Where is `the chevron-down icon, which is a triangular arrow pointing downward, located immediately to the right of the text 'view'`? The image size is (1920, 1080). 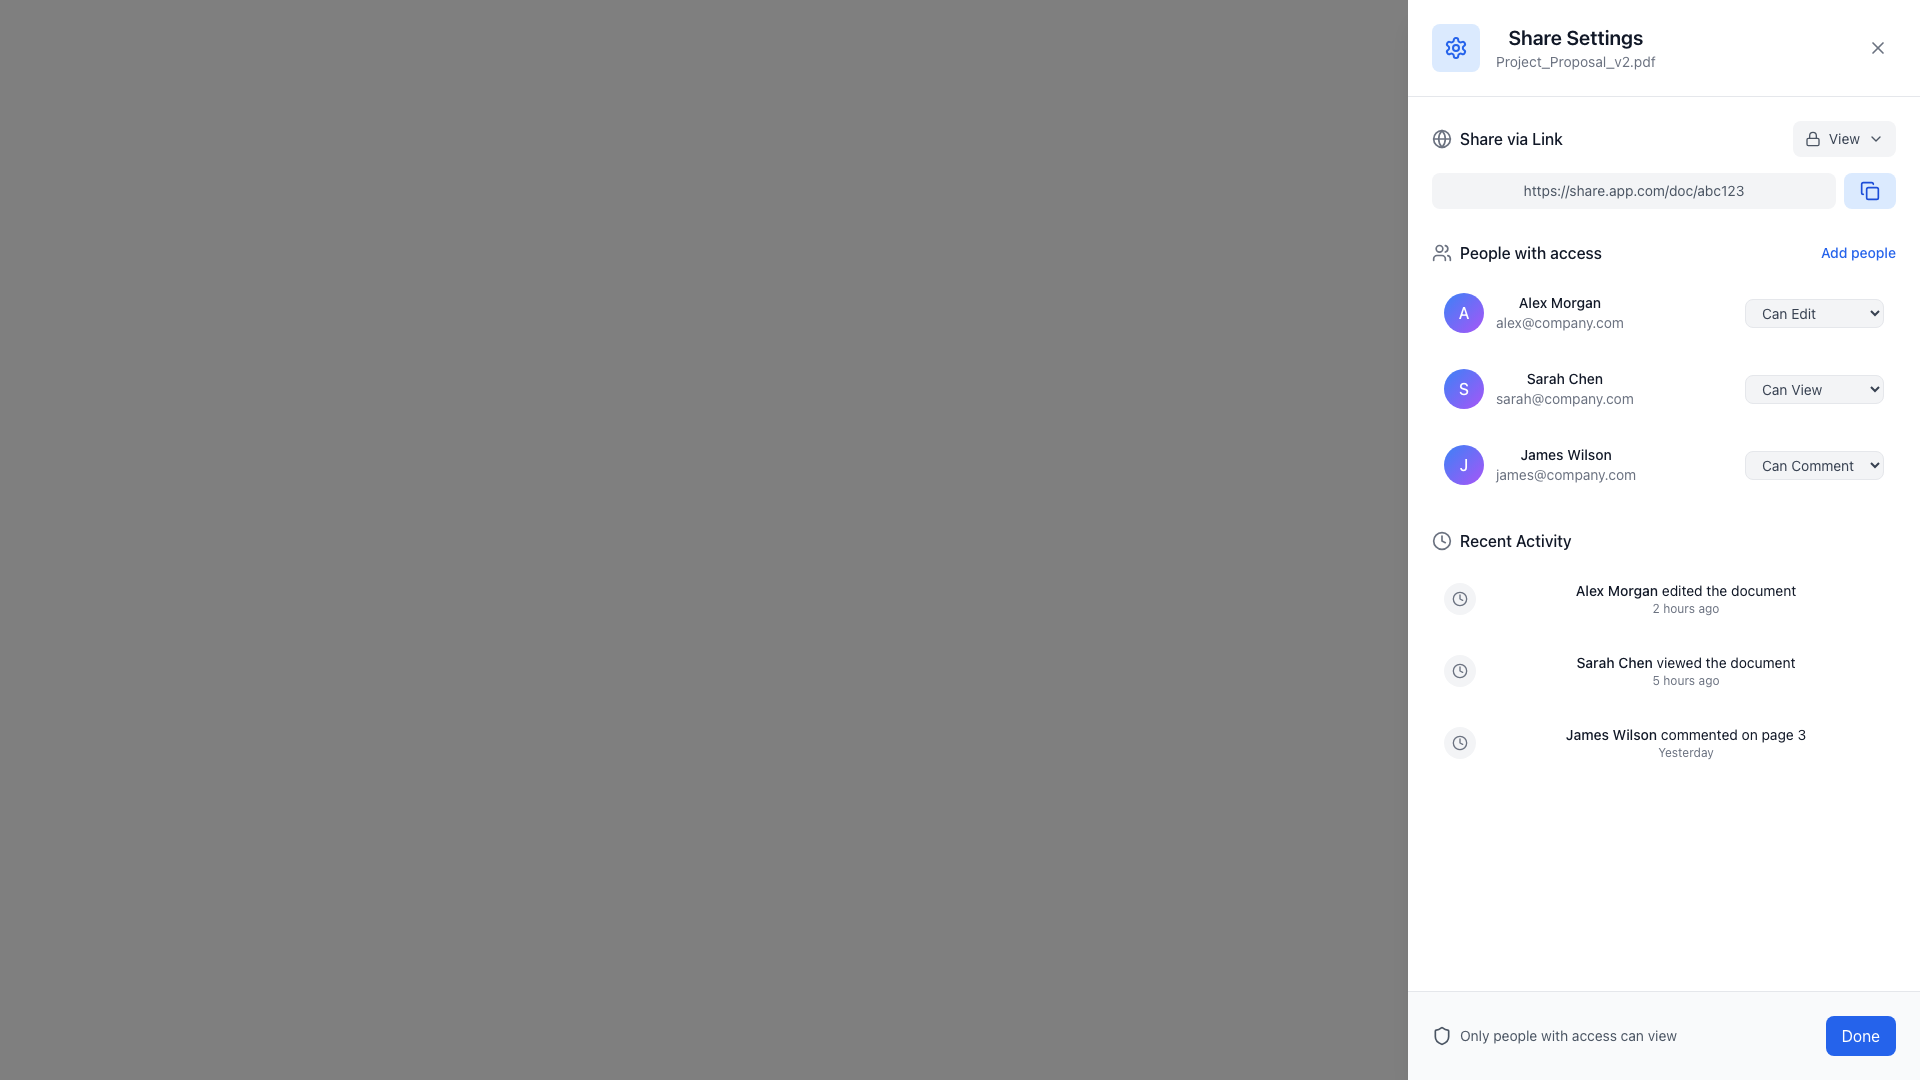 the chevron-down icon, which is a triangular arrow pointing downward, located immediately to the right of the text 'view' is located at coordinates (1875, 137).